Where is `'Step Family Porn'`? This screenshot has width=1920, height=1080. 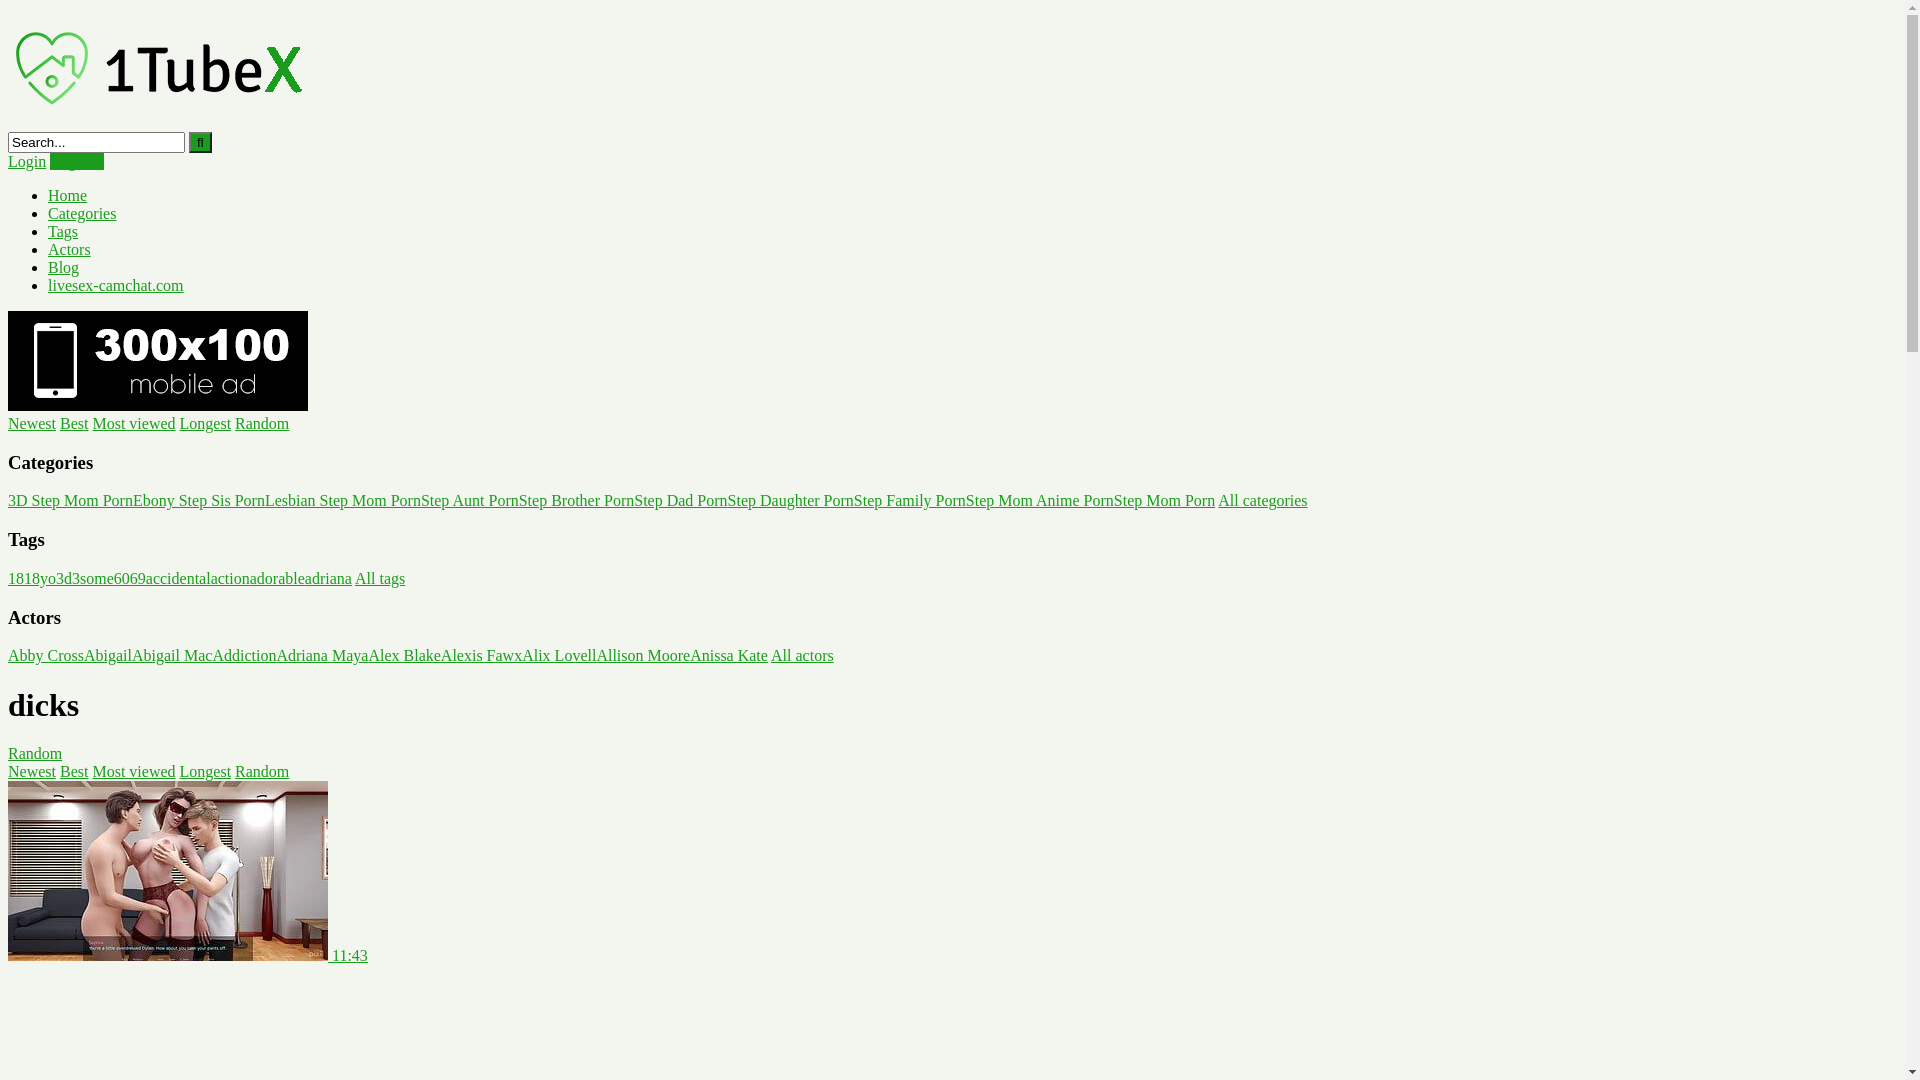
'Step Family Porn' is located at coordinates (909, 499).